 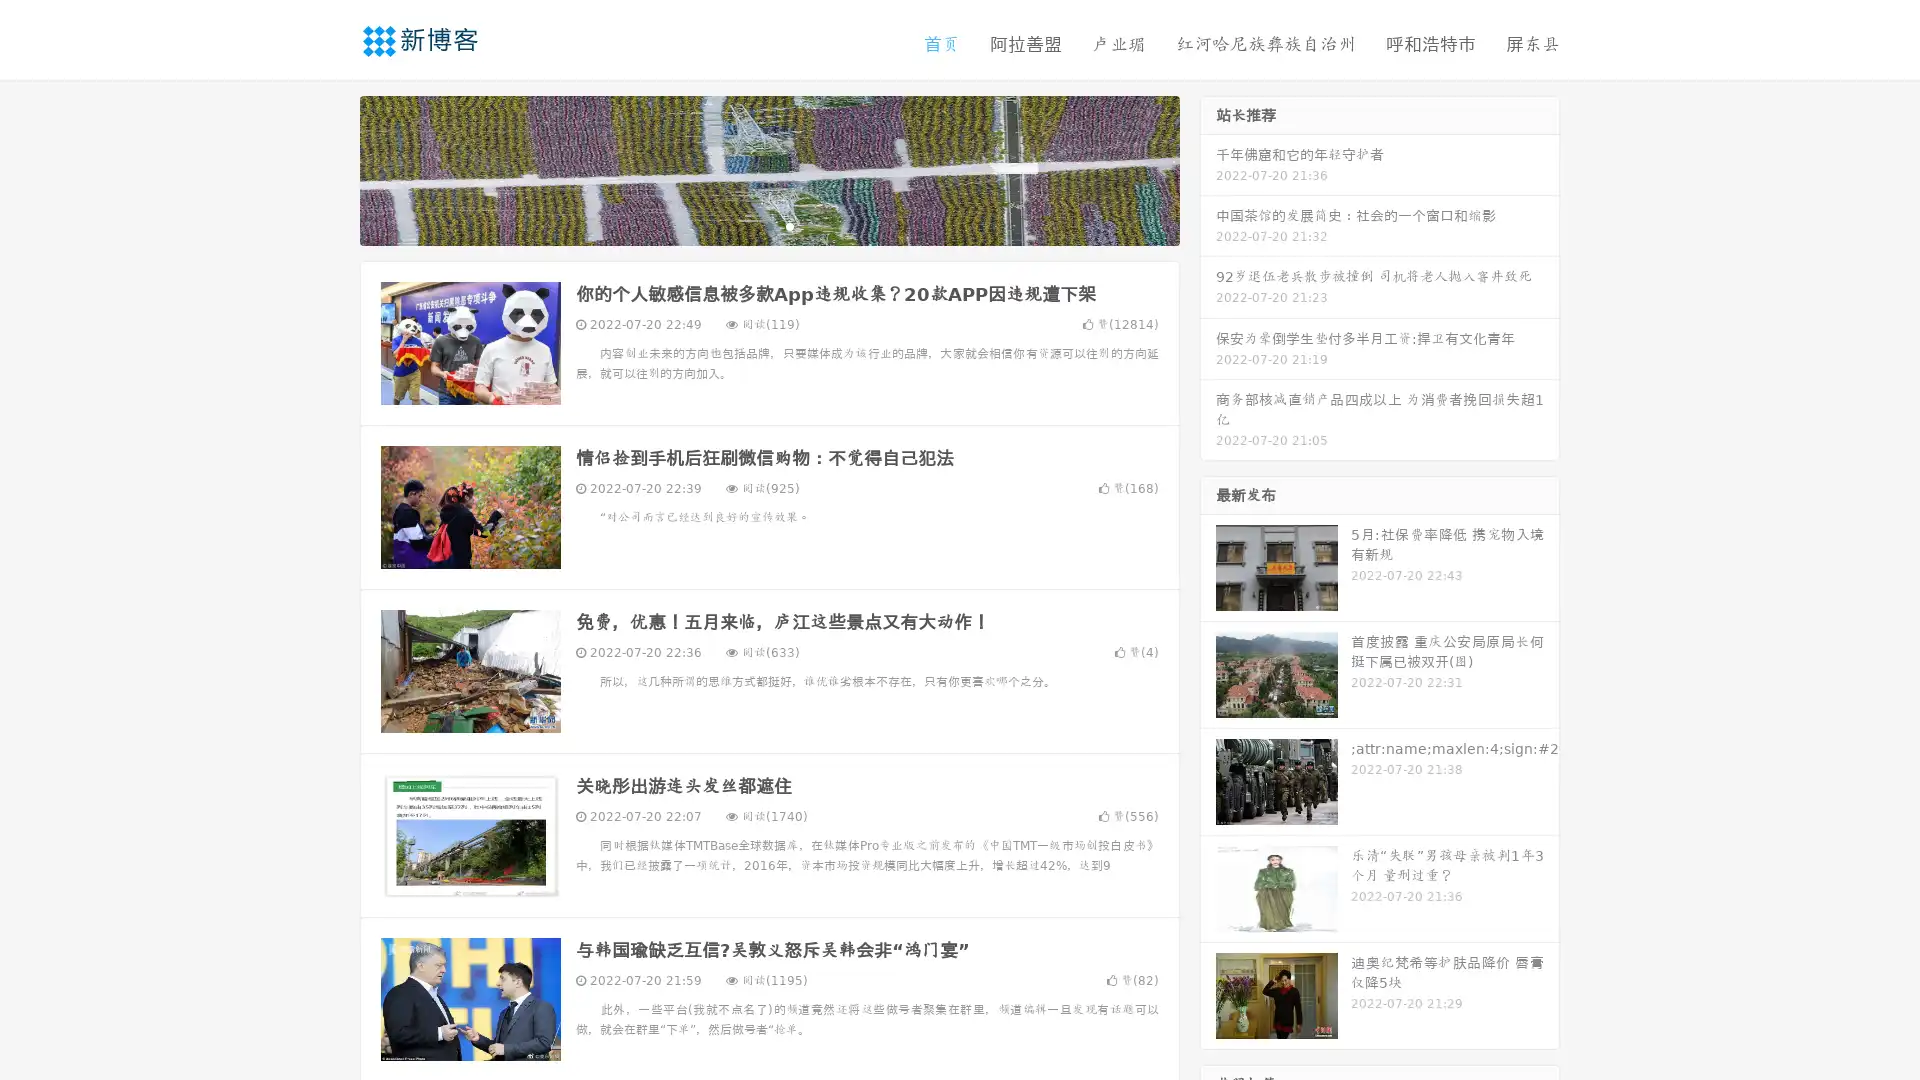 What do you see at coordinates (789, 225) in the screenshot?
I see `Go to slide 3` at bounding box center [789, 225].